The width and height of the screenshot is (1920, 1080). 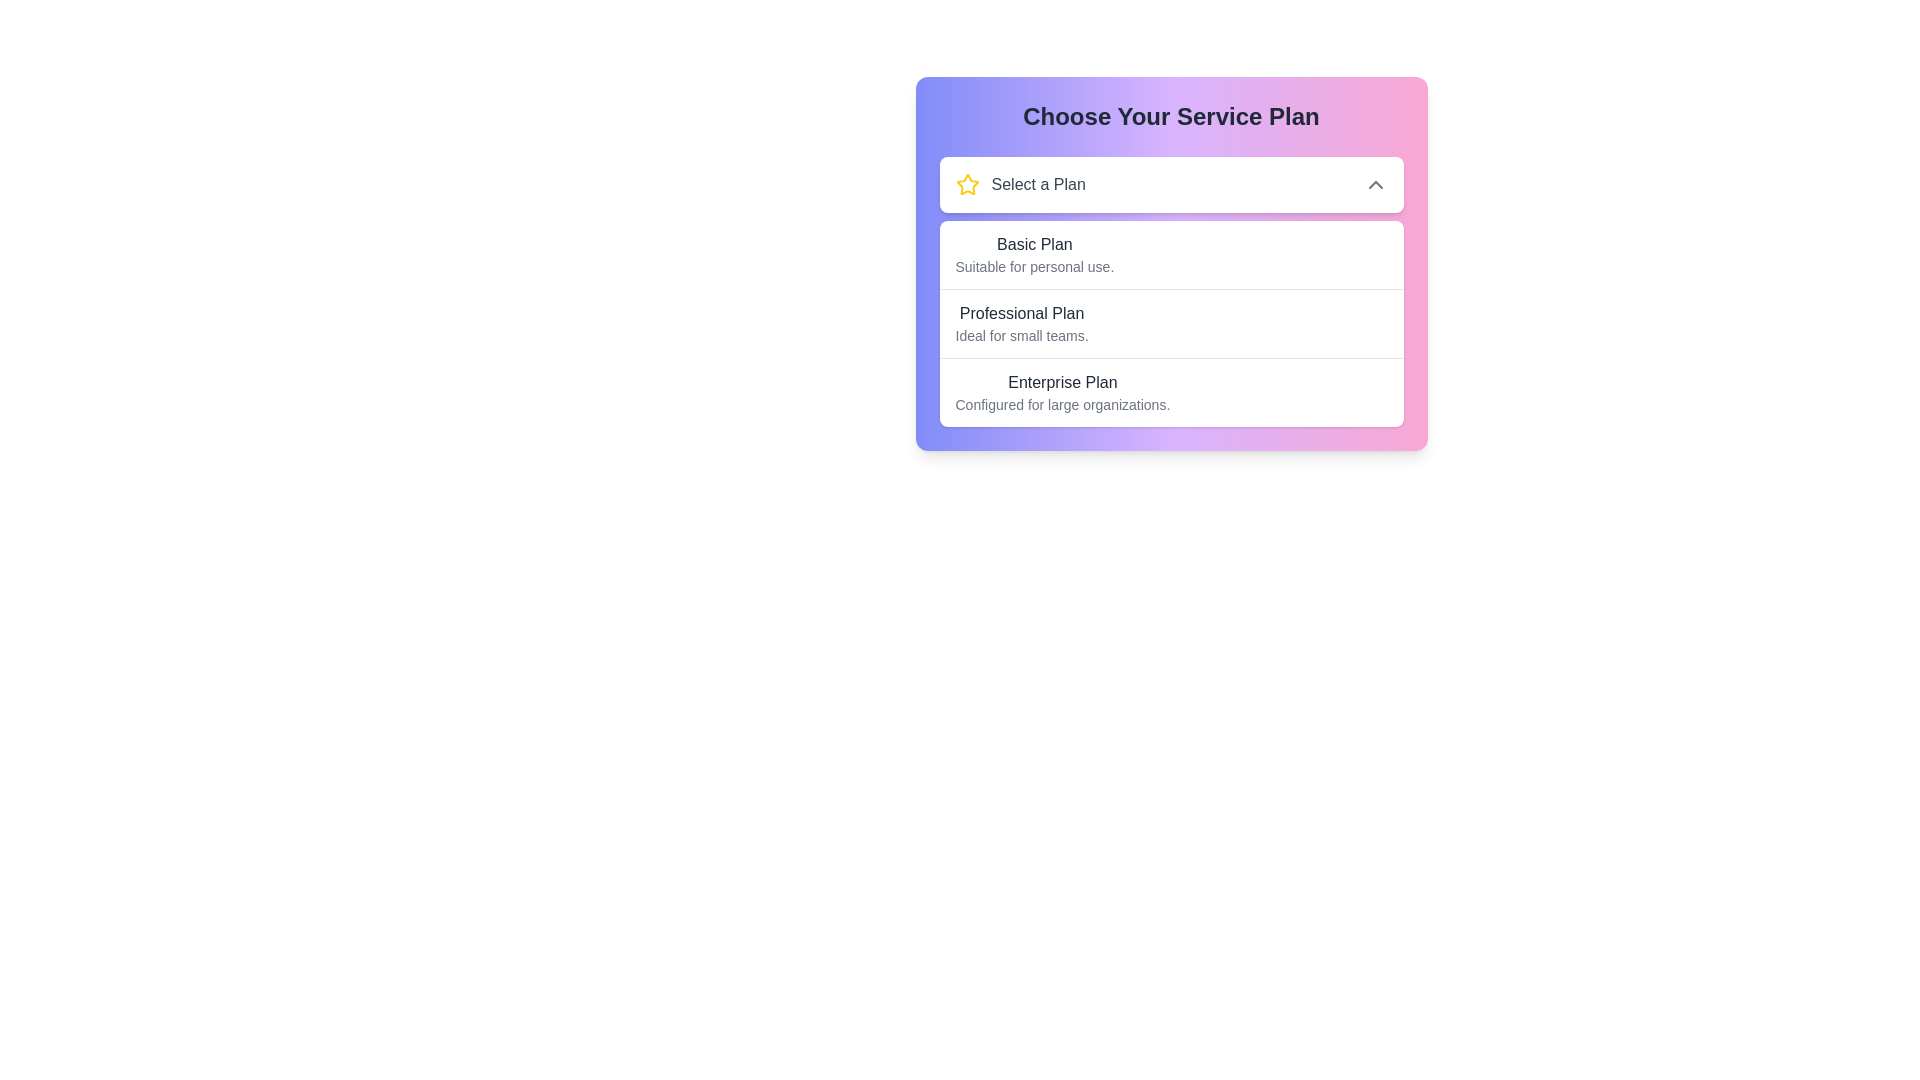 What do you see at coordinates (1020, 185) in the screenshot?
I see `the dropdown selector title element that features a yellow star icon and the text 'Select a Plan' to navigate through the keyboard` at bounding box center [1020, 185].